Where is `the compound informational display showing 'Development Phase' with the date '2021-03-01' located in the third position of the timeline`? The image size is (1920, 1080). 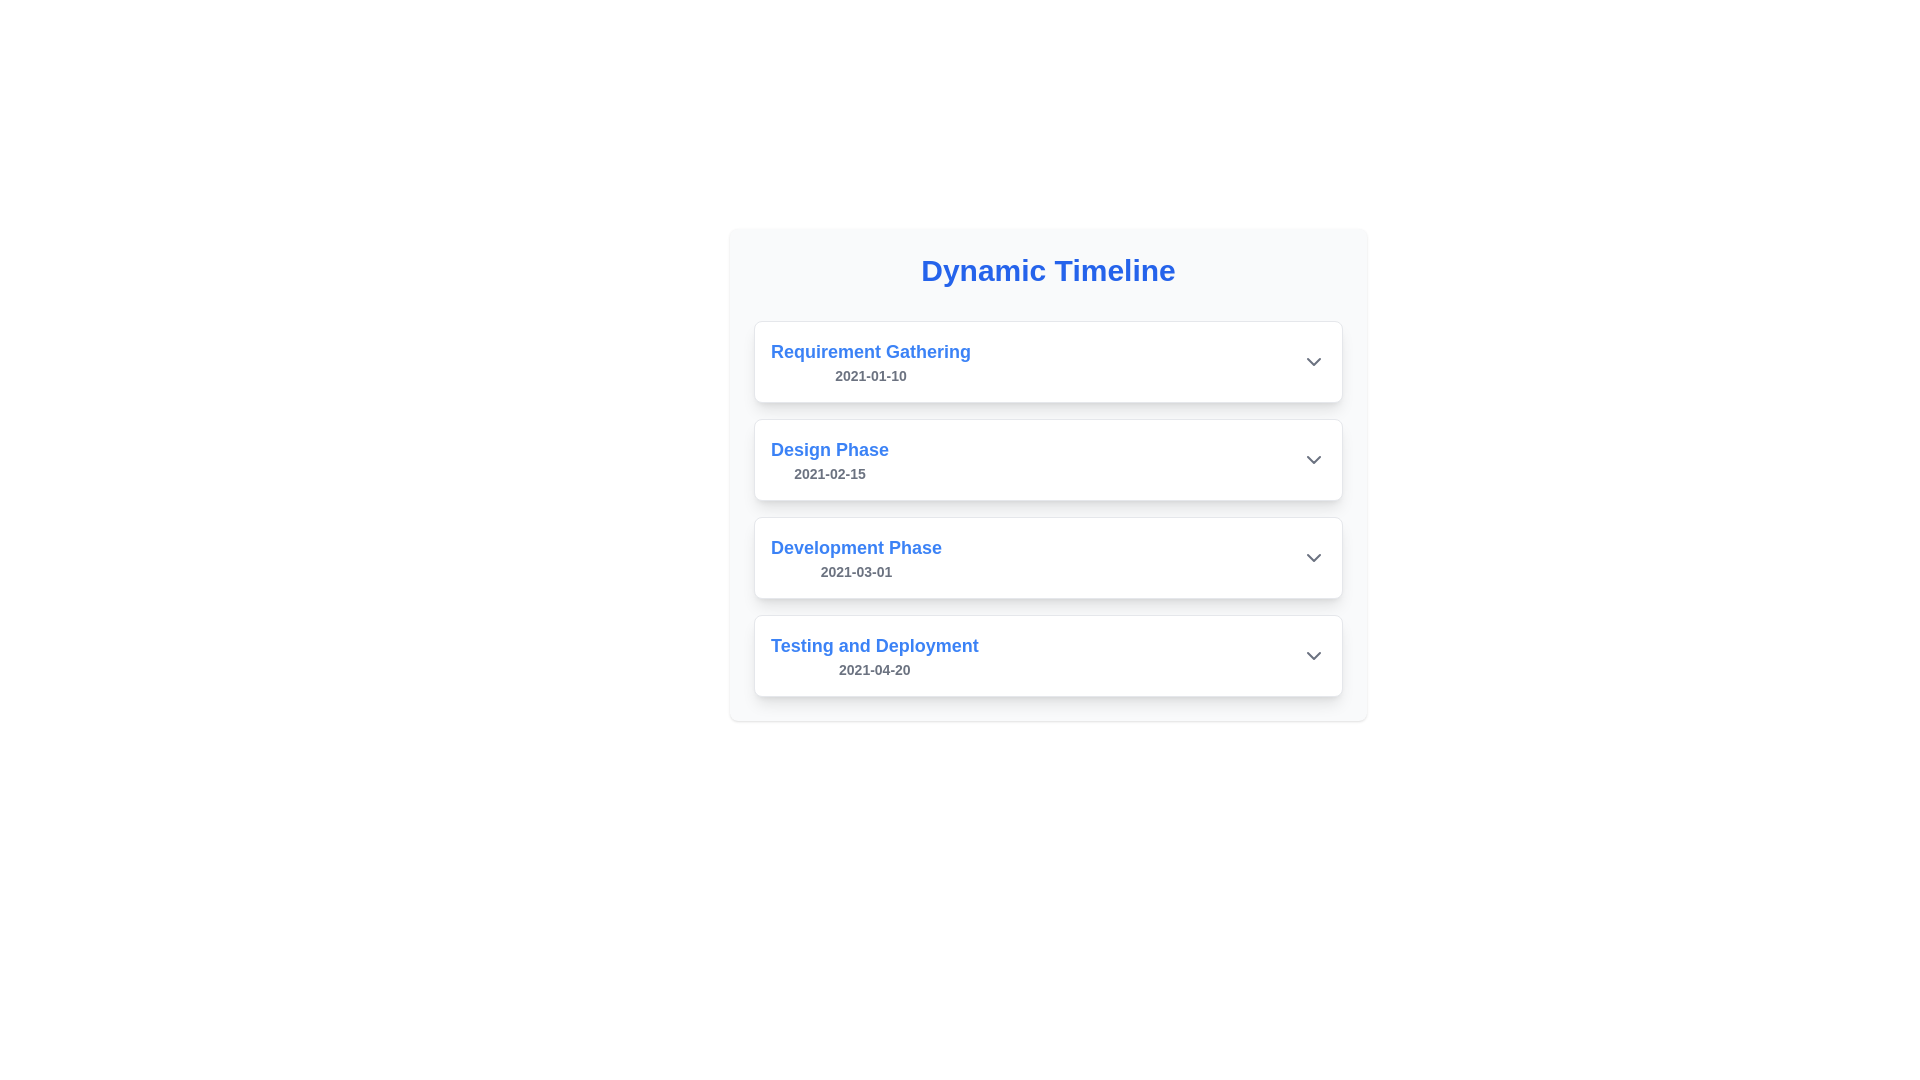
the compound informational display showing 'Development Phase' with the date '2021-03-01' located in the third position of the timeline is located at coordinates (856, 558).